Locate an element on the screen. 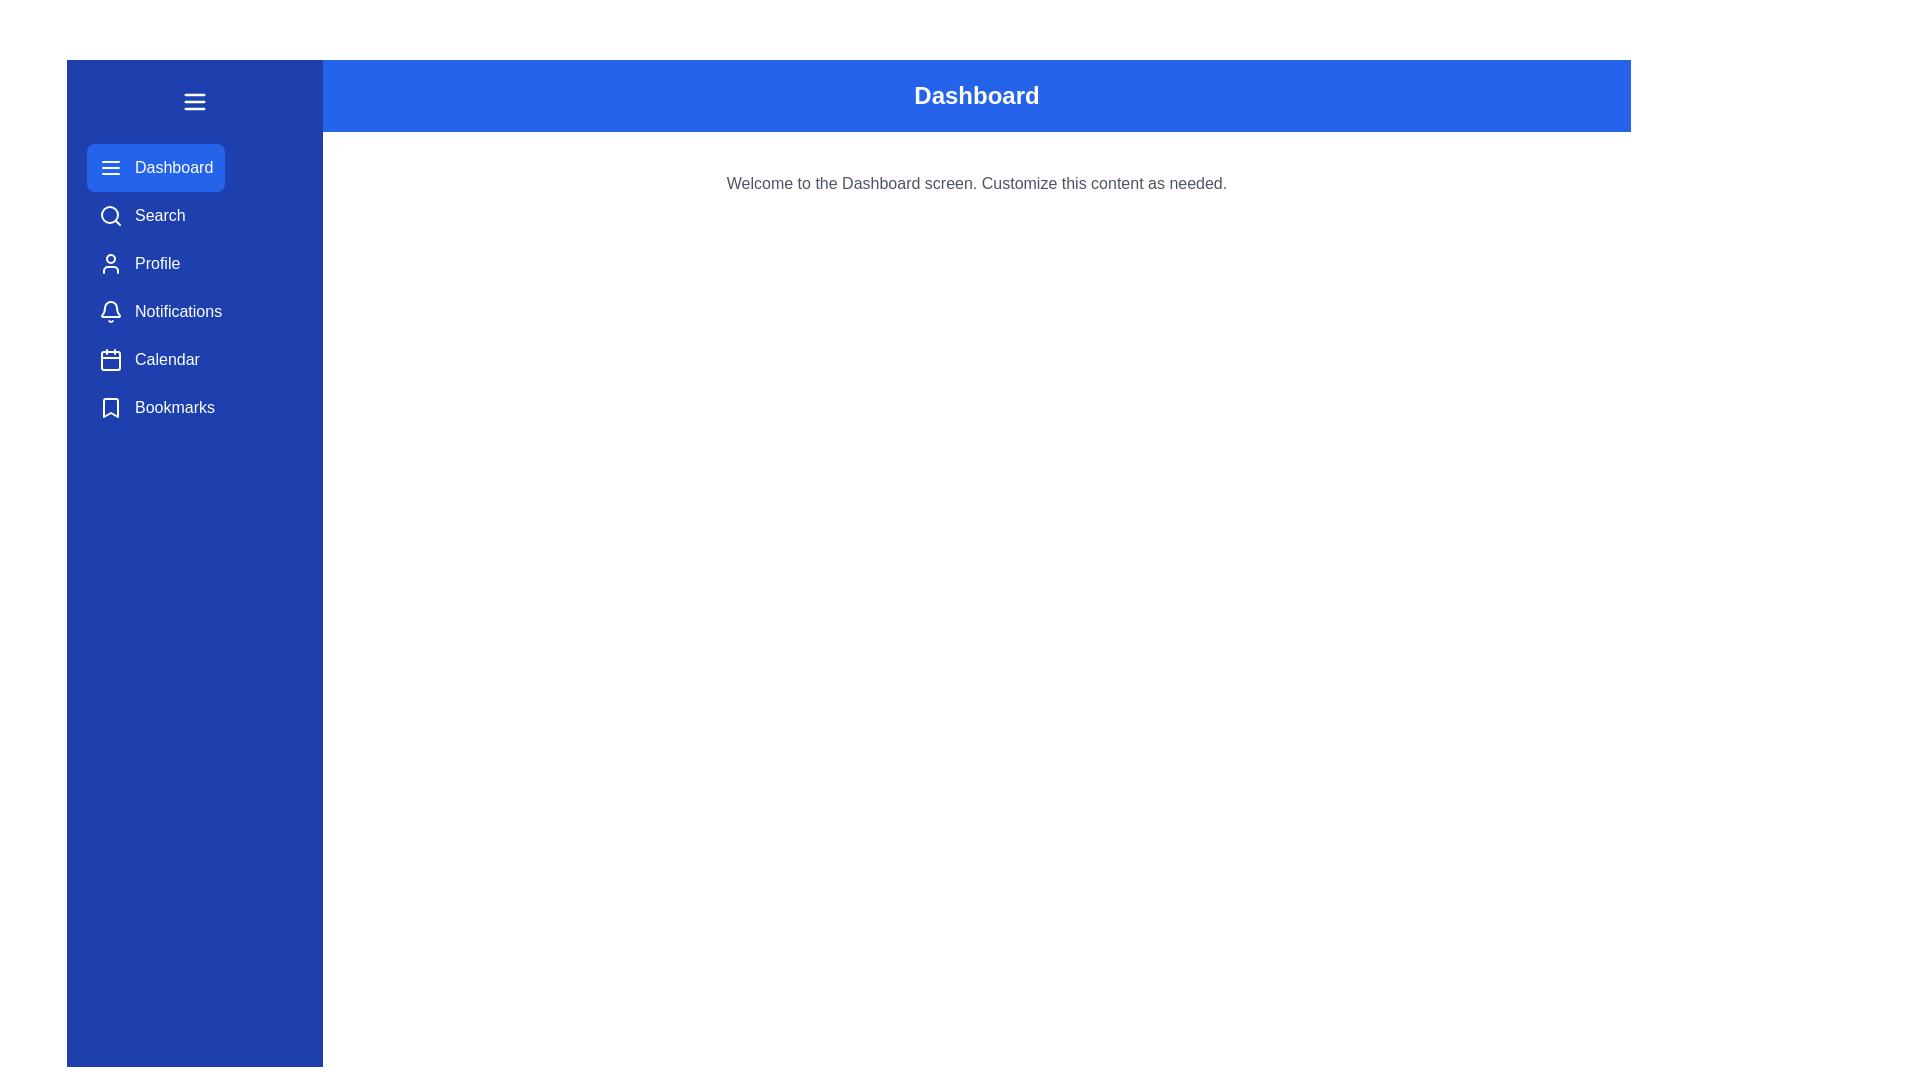 This screenshot has height=1080, width=1920. the notification bell icon styled in blue located in the vertical navigation menu, which is the fourth item from the top, adjacent to the 'Notifications' label is located at coordinates (109, 309).